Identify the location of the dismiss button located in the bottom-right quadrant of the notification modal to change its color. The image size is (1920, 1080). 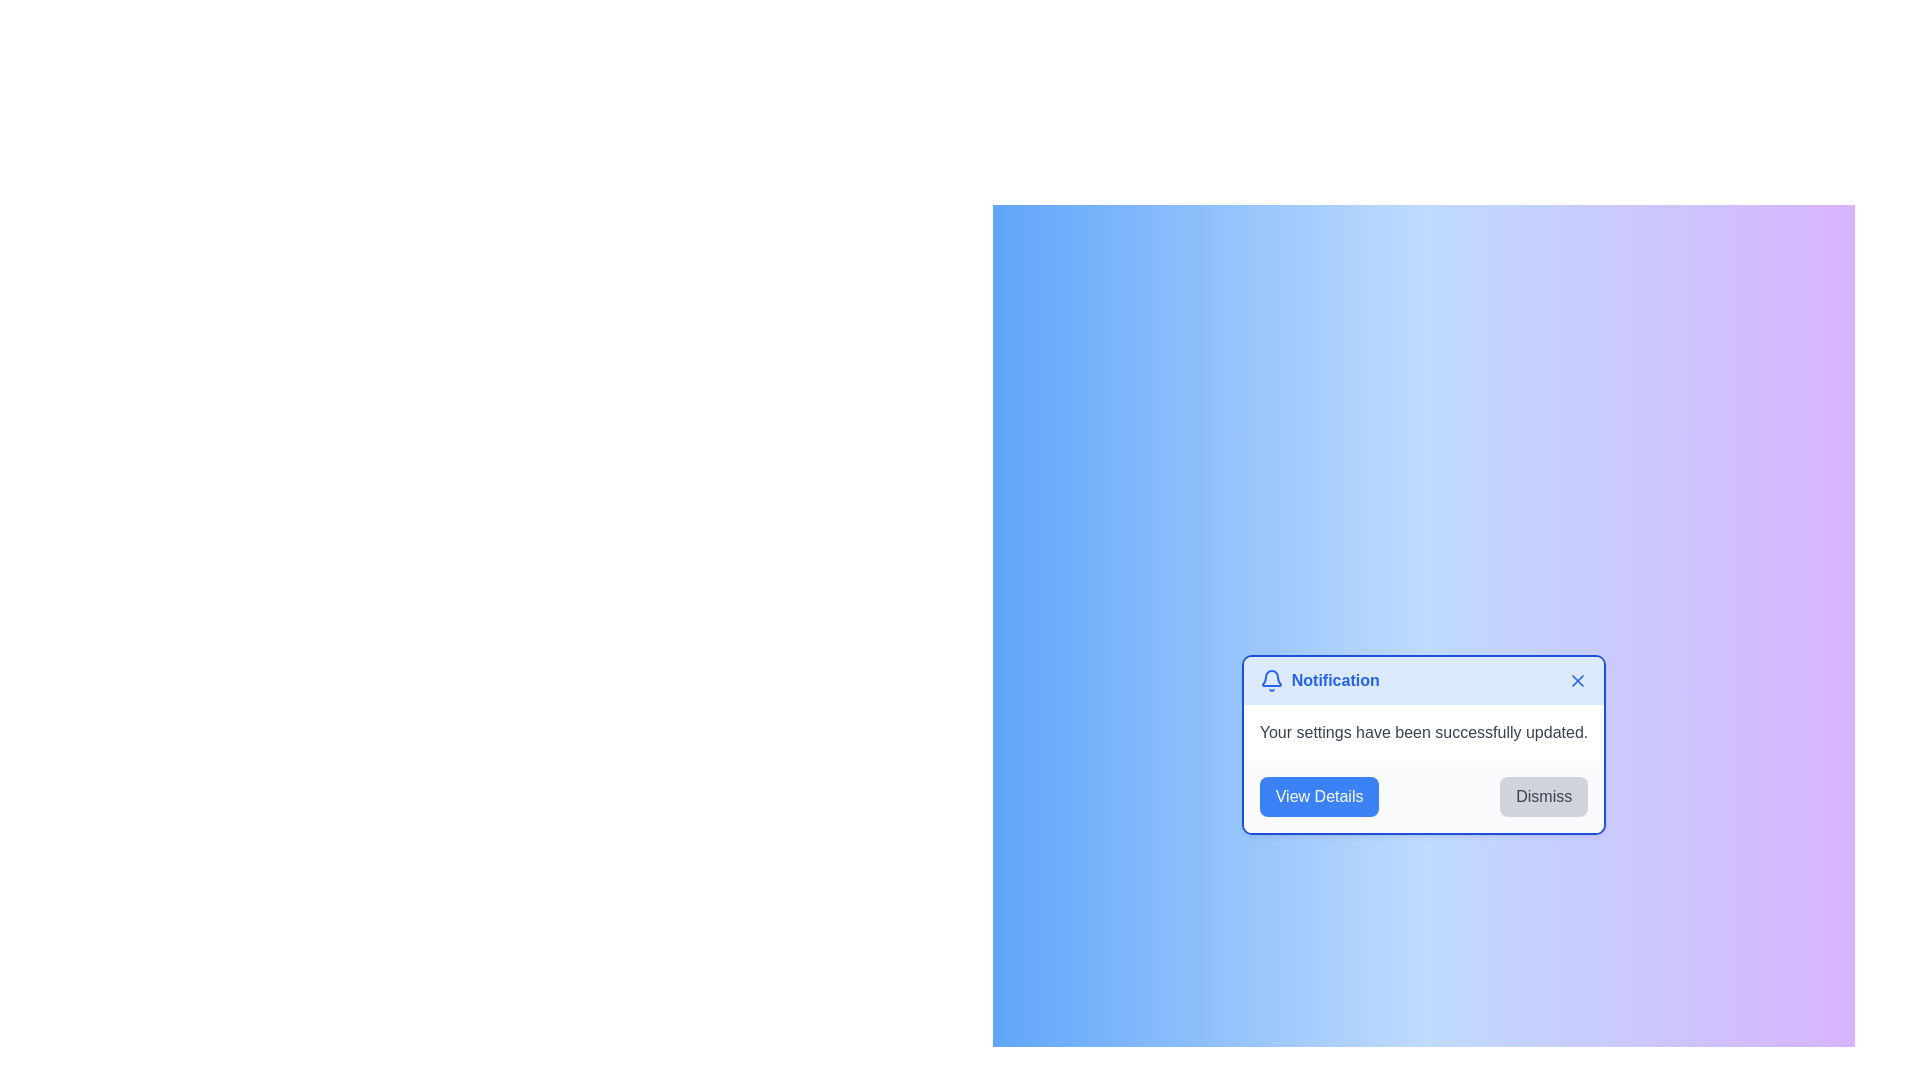
(1543, 796).